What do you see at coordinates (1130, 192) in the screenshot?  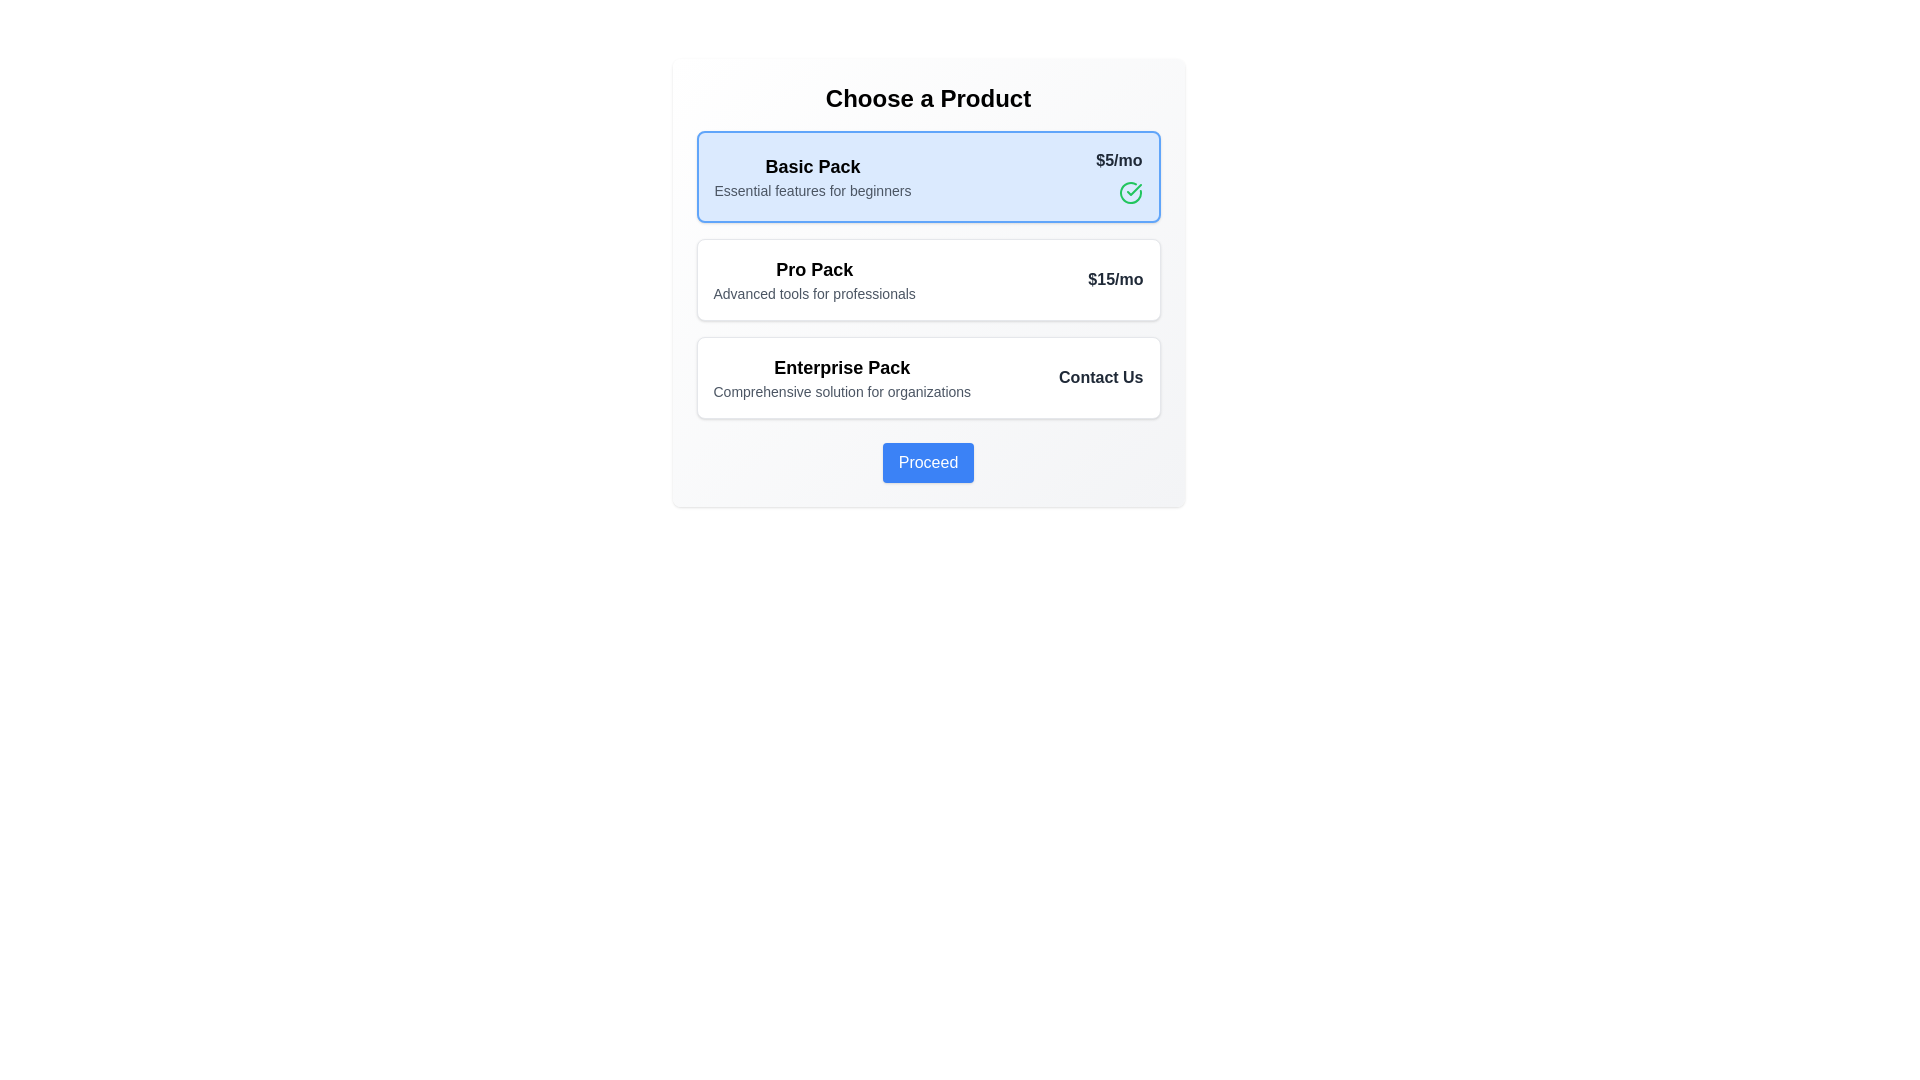 I see `the Icon indicating that the 'Basic Pack' option has been selected, located to the right of the '$5/mo' text in the selection card layout` at bounding box center [1130, 192].